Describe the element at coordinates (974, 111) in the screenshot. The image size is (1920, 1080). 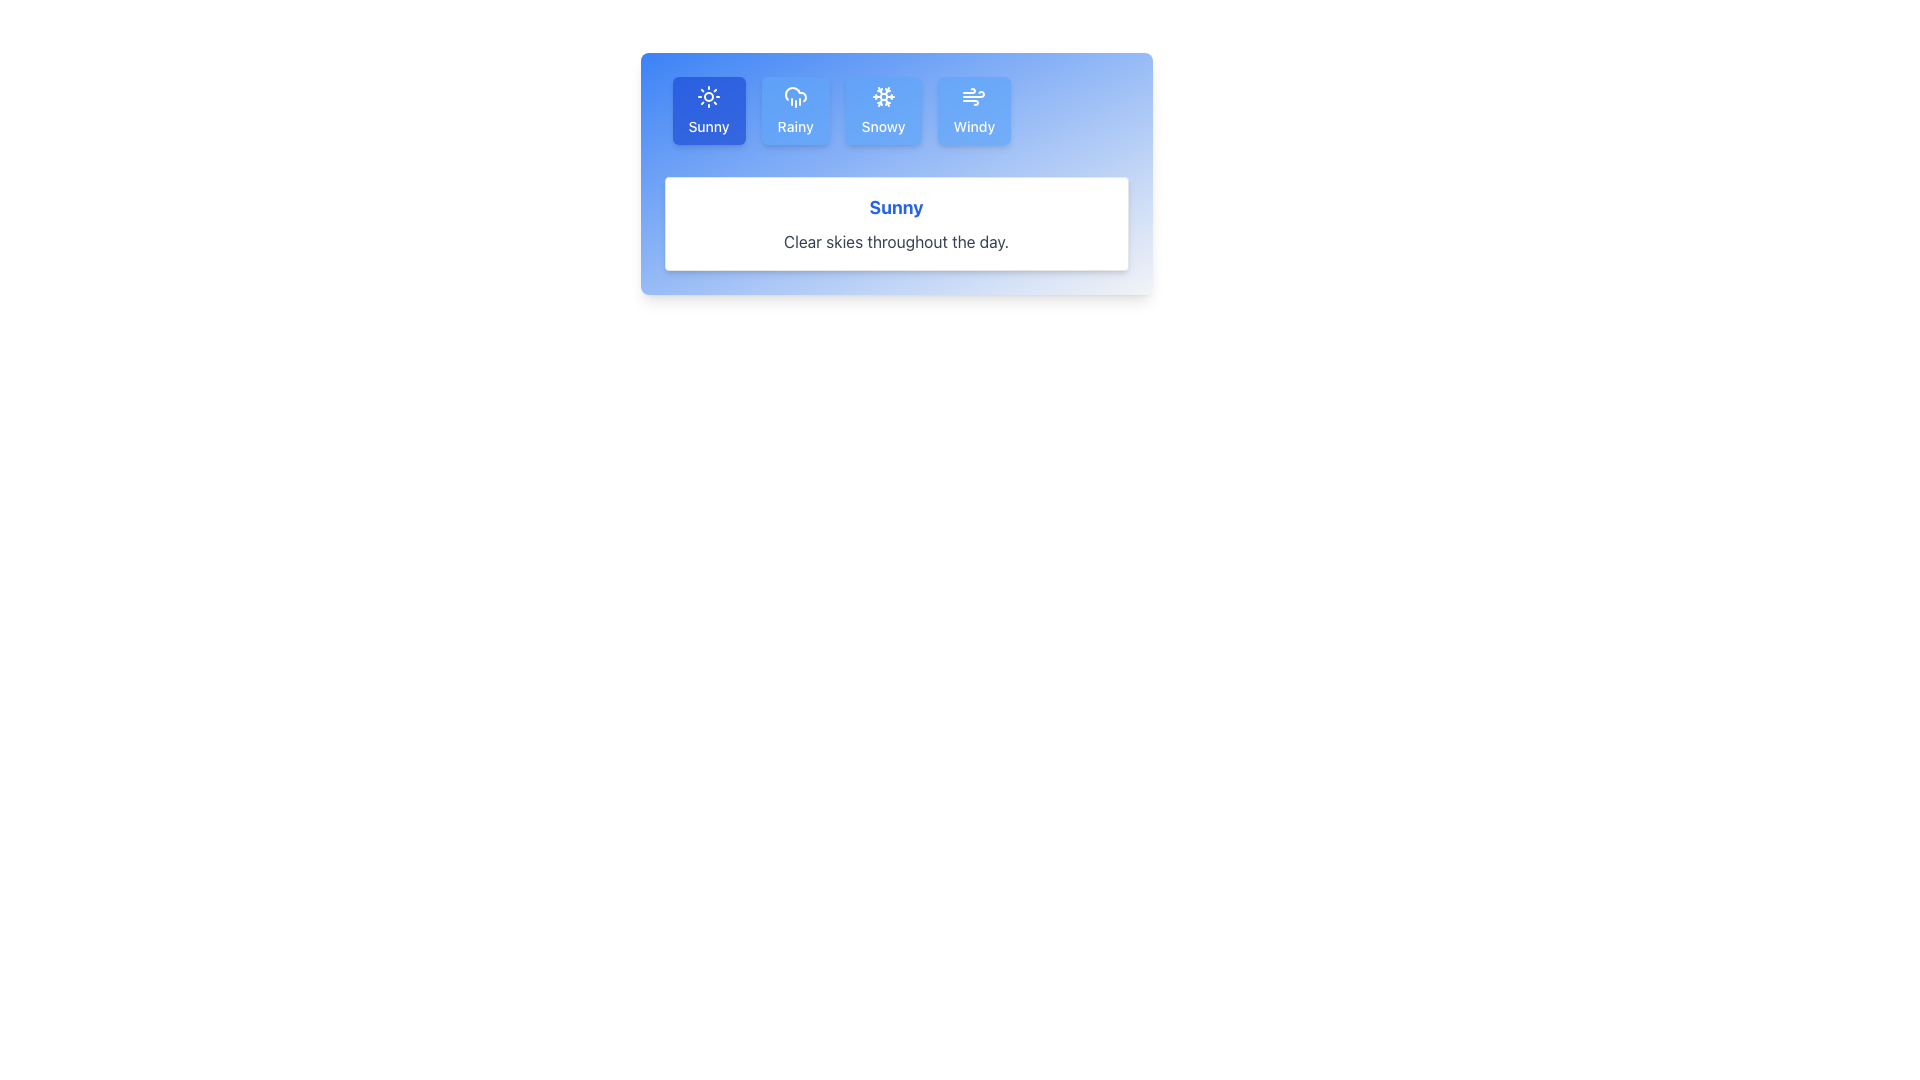
I see `the 'Windy' button which allows users to select windy as a weather condition for keyboard navigation` at that location.